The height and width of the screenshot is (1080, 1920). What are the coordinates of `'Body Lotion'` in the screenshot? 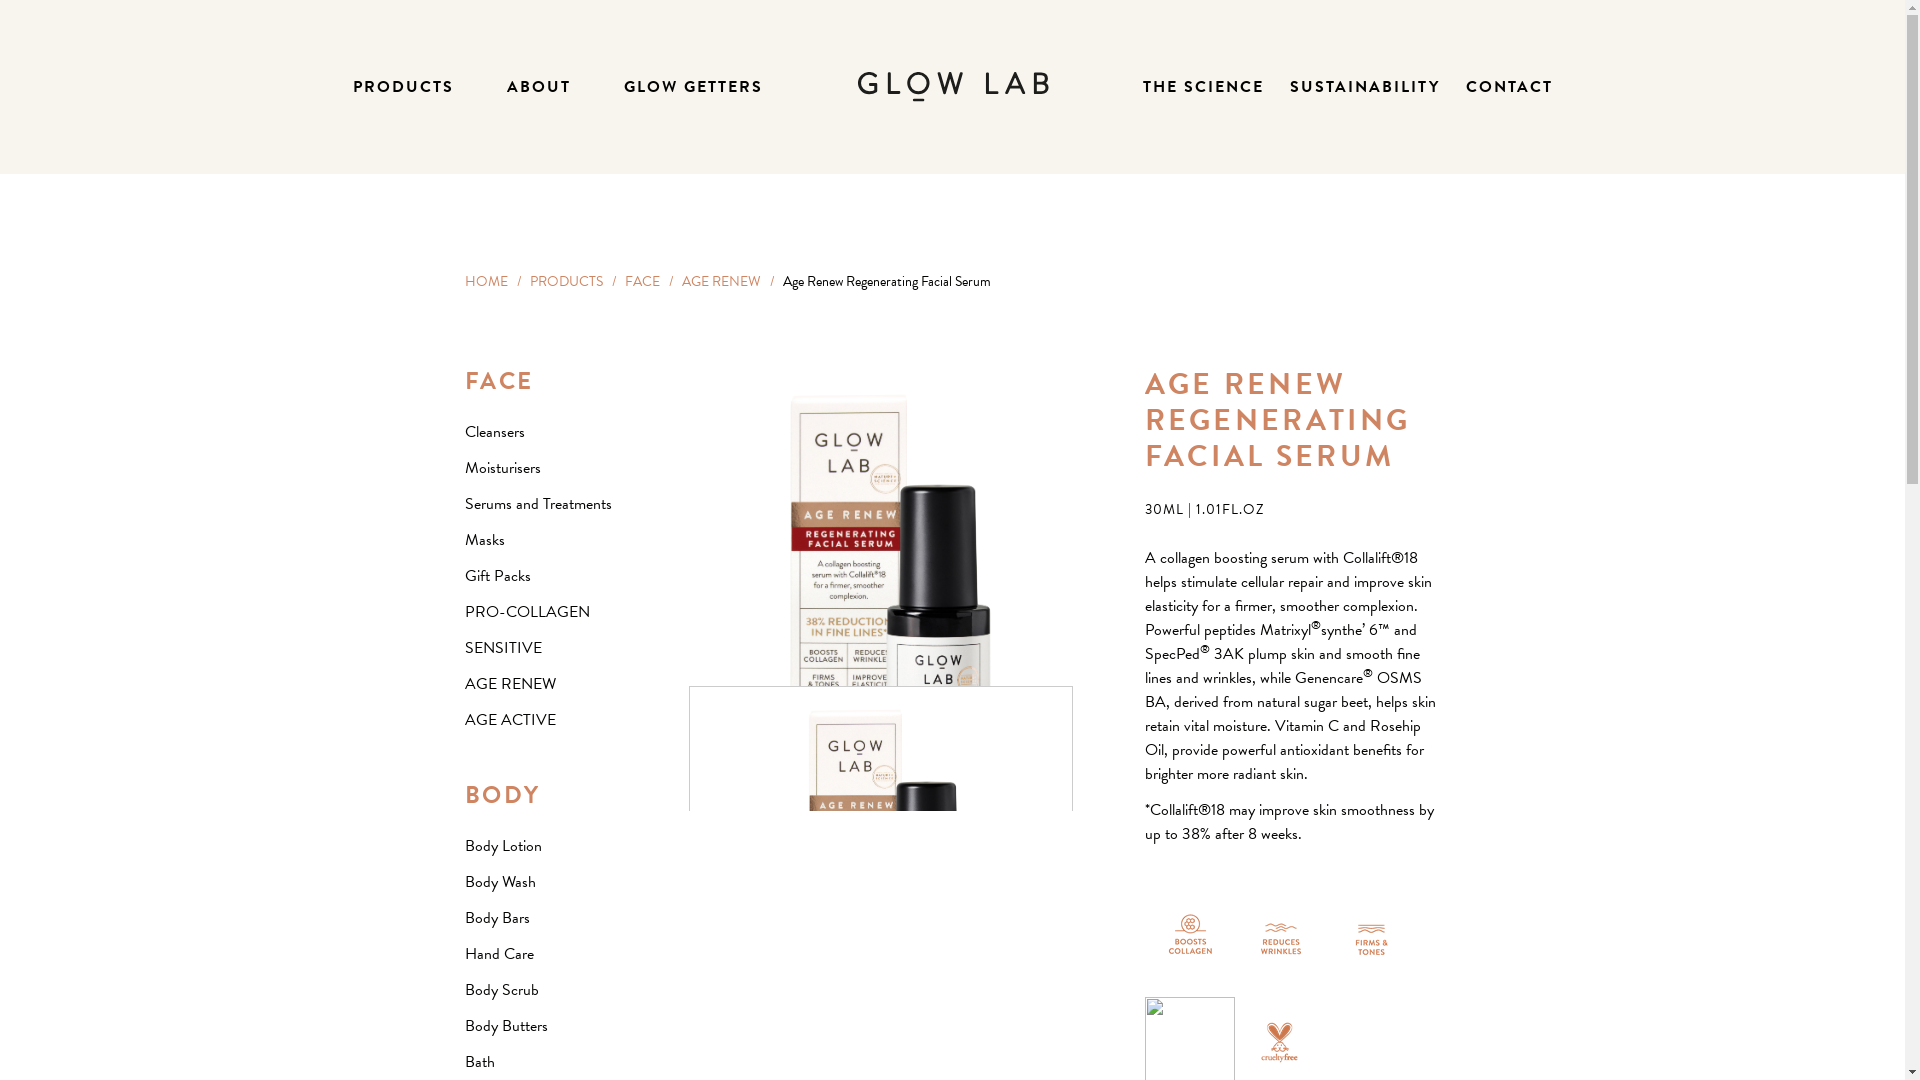 It's located at (502, 845).